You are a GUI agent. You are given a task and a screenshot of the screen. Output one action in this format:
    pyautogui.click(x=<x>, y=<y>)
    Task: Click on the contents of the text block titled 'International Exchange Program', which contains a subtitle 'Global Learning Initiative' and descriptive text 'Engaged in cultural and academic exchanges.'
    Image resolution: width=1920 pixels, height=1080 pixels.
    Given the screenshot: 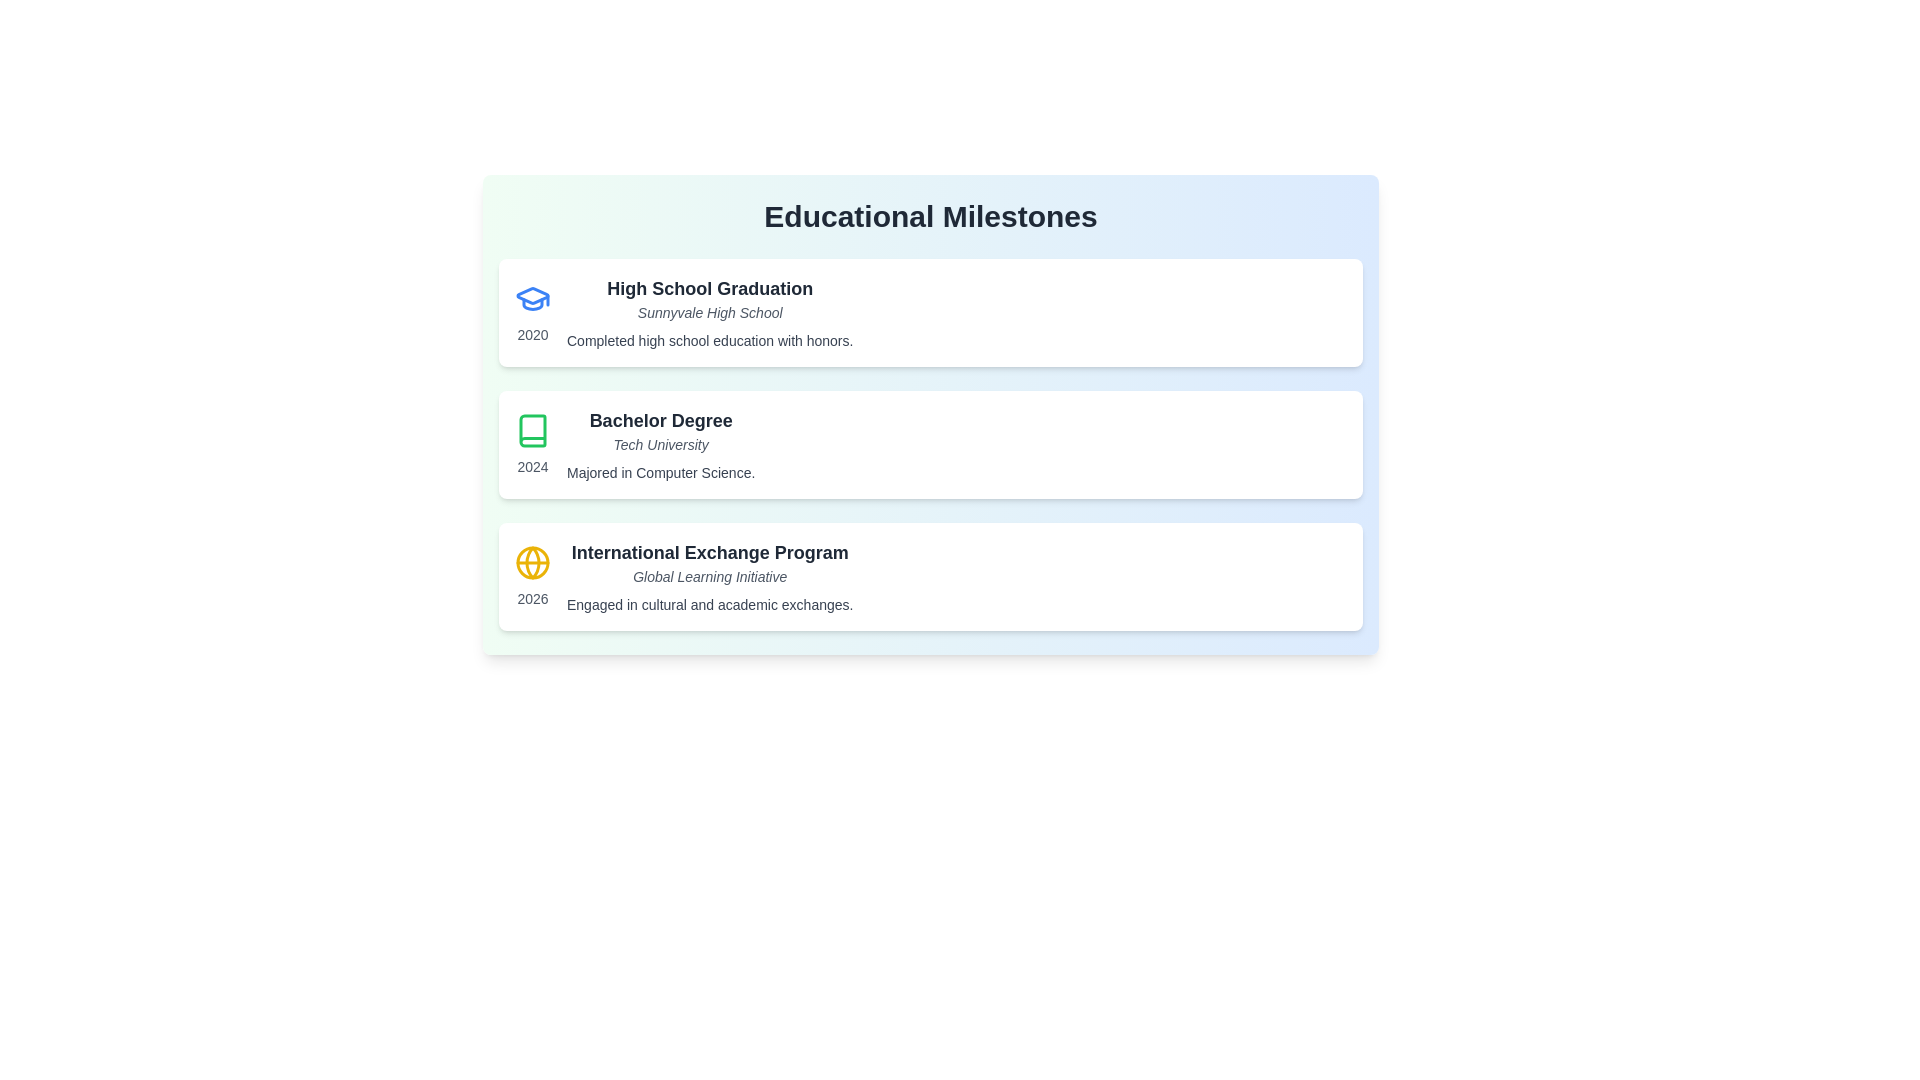 What is the action you would take?
    pyautogui.click(x=710, y=577)
    